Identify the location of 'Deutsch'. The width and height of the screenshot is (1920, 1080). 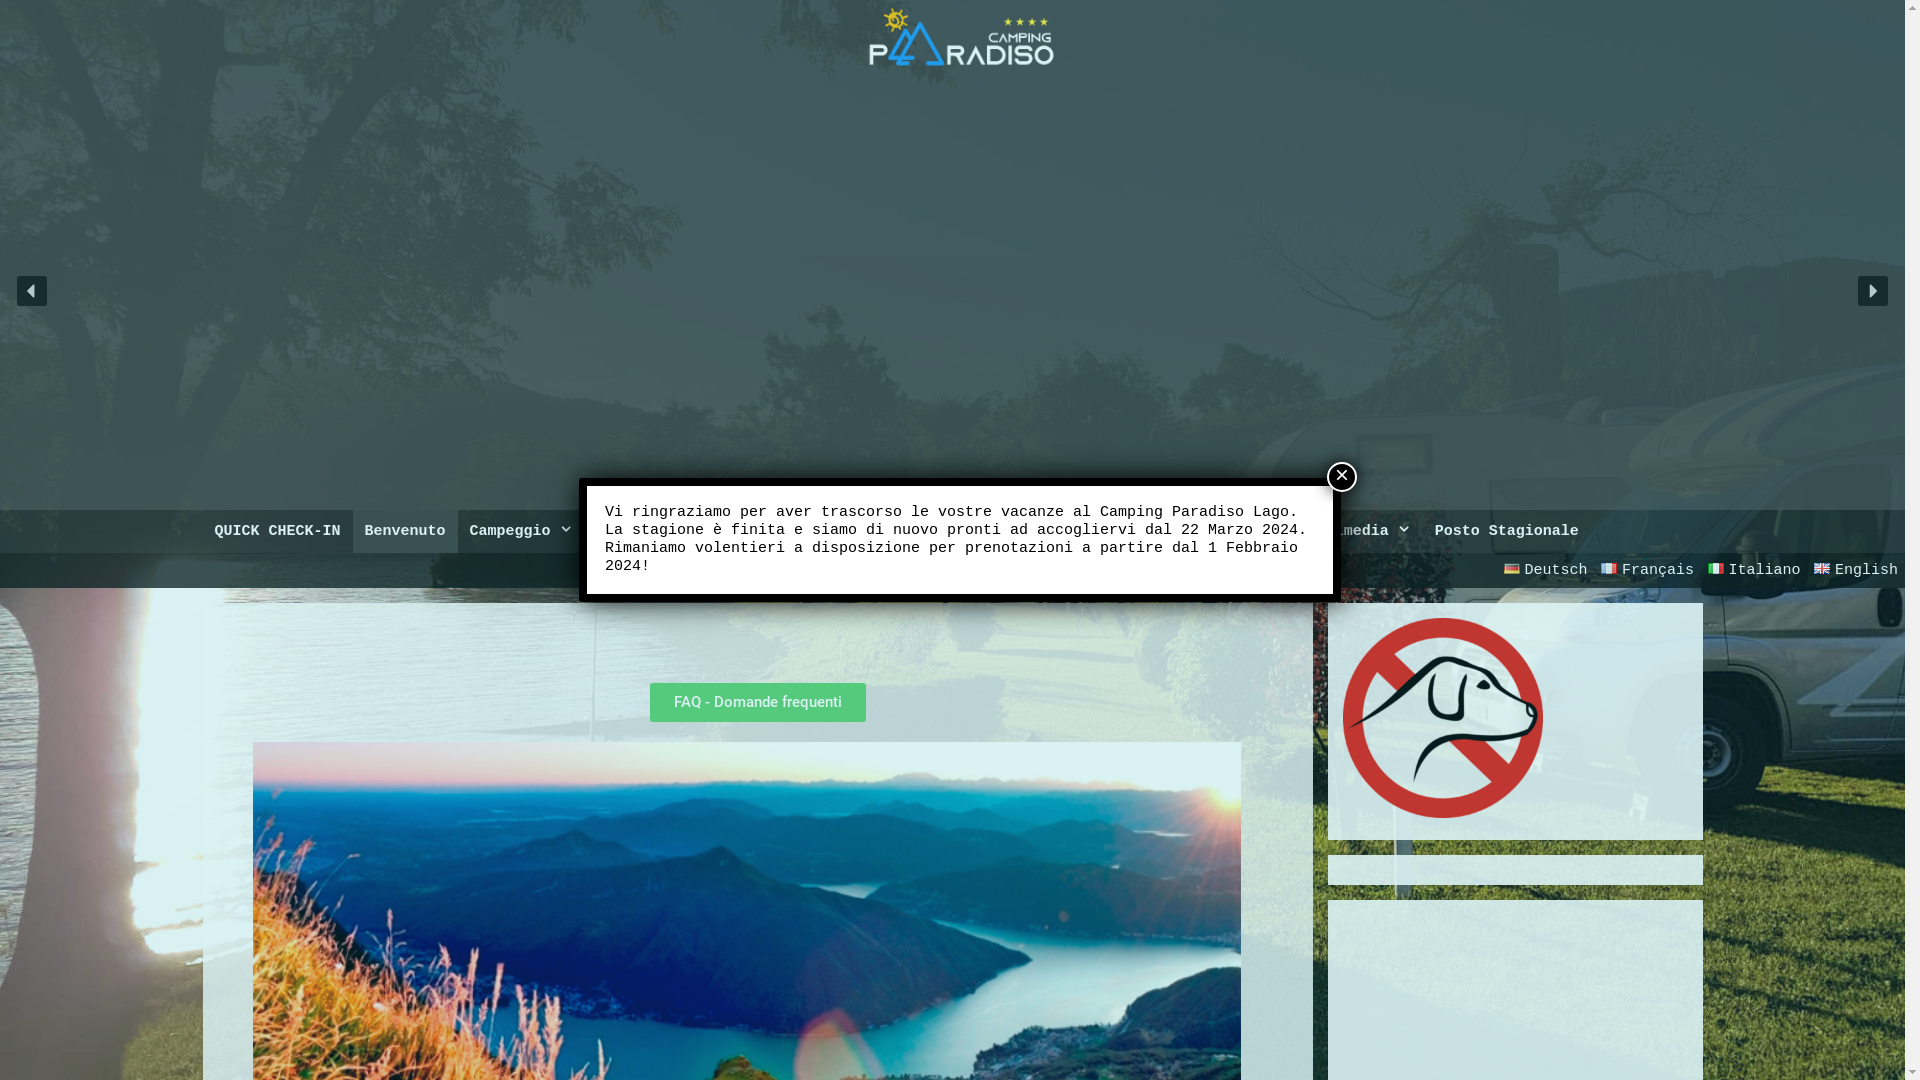
(1497, 570).